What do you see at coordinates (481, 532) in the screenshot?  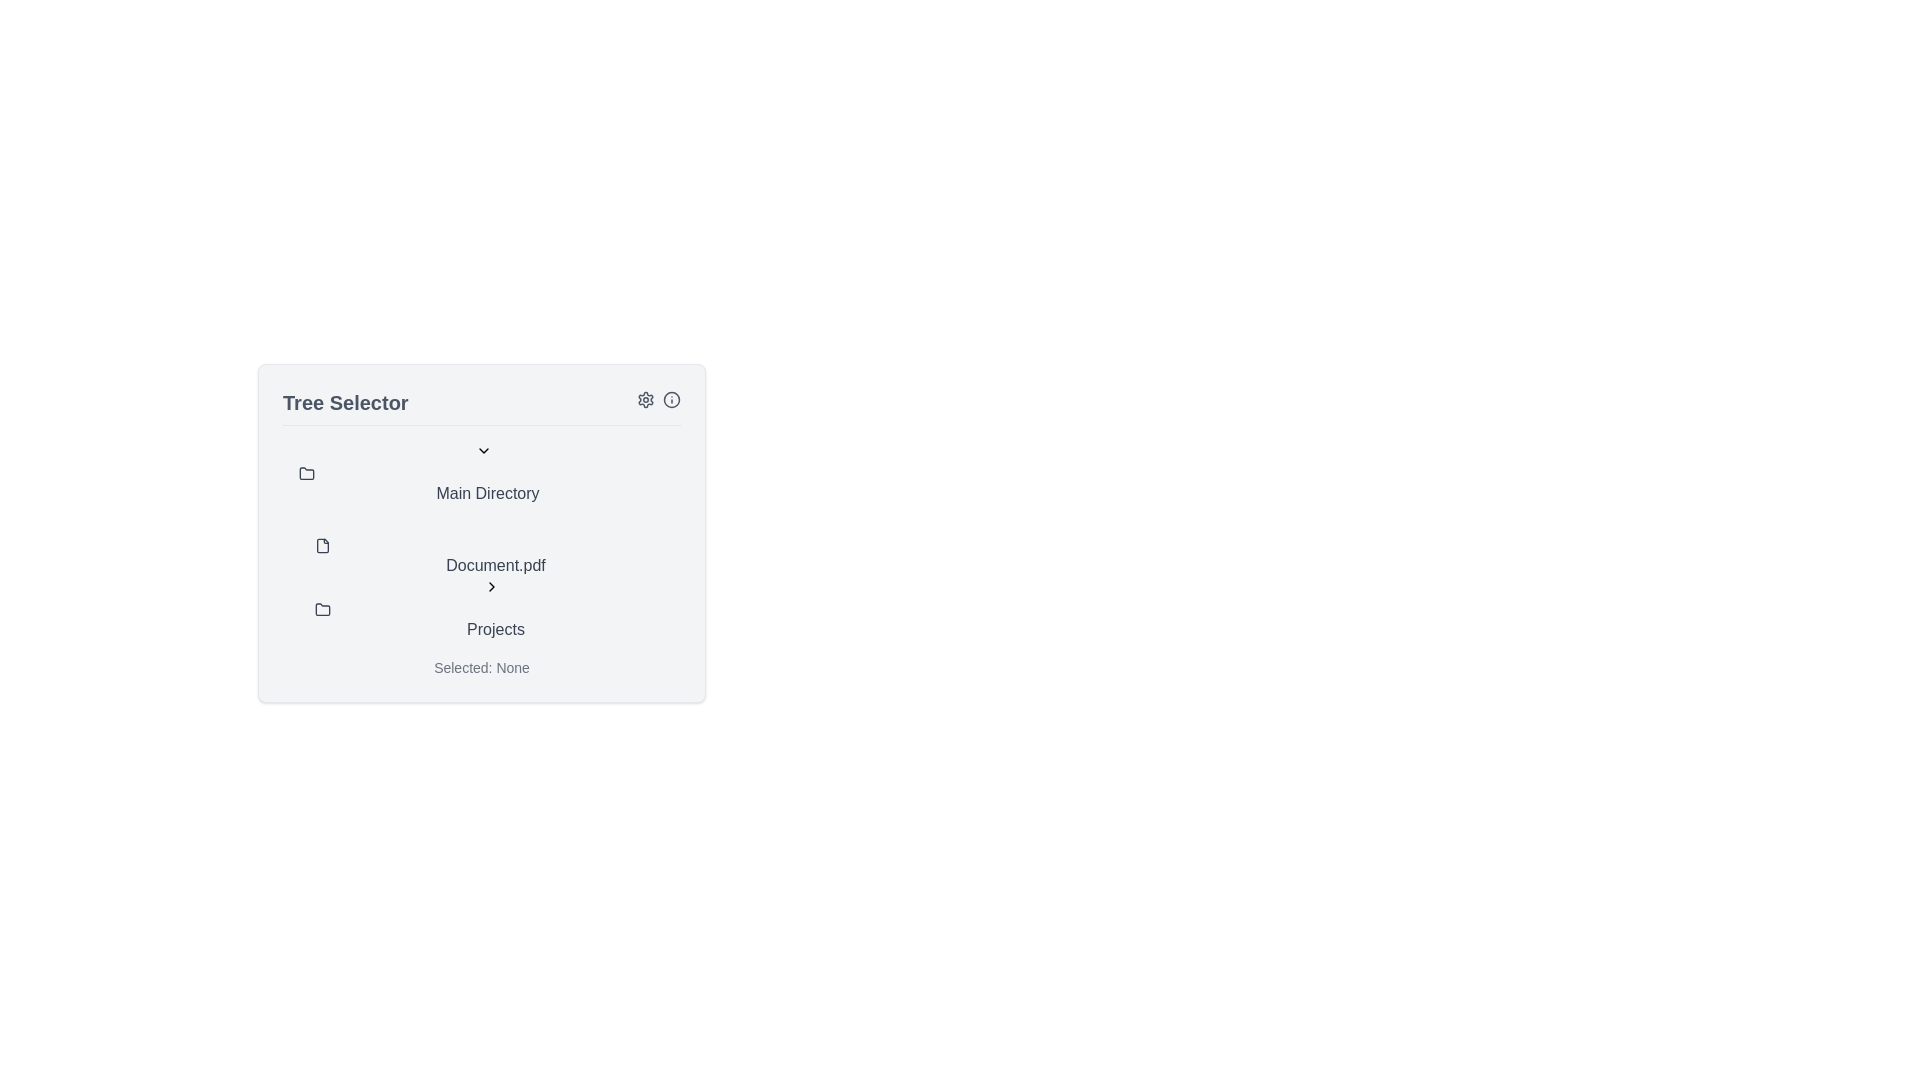 I see `files or folders within the 'Tree Selector' navigational tree view` at bounding box center [481, 532].